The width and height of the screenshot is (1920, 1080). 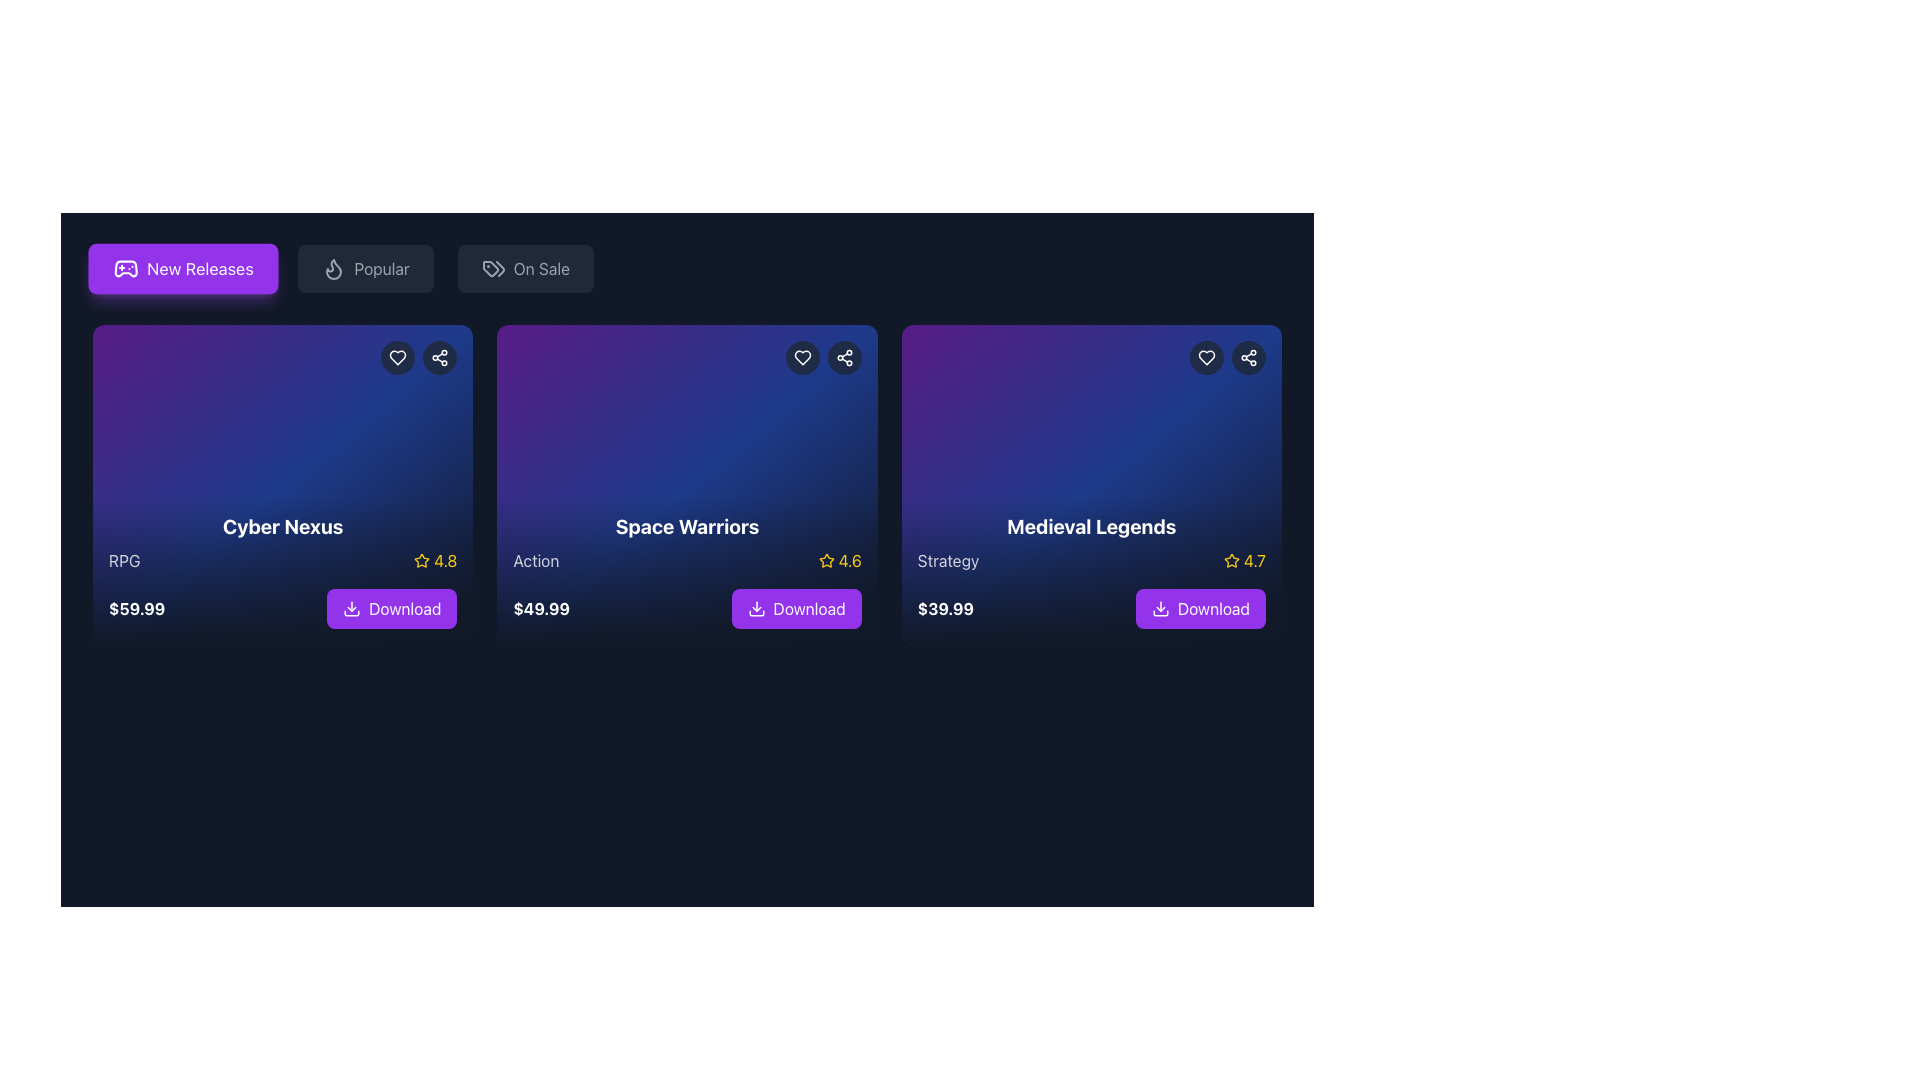 What do you see at coordinates (809, 608) in the screenshot?
I see `the 'Download' text label displayed in white on a purple button background, located at the bottom right corner of the second card from the left` at bounding box center [809, 608].